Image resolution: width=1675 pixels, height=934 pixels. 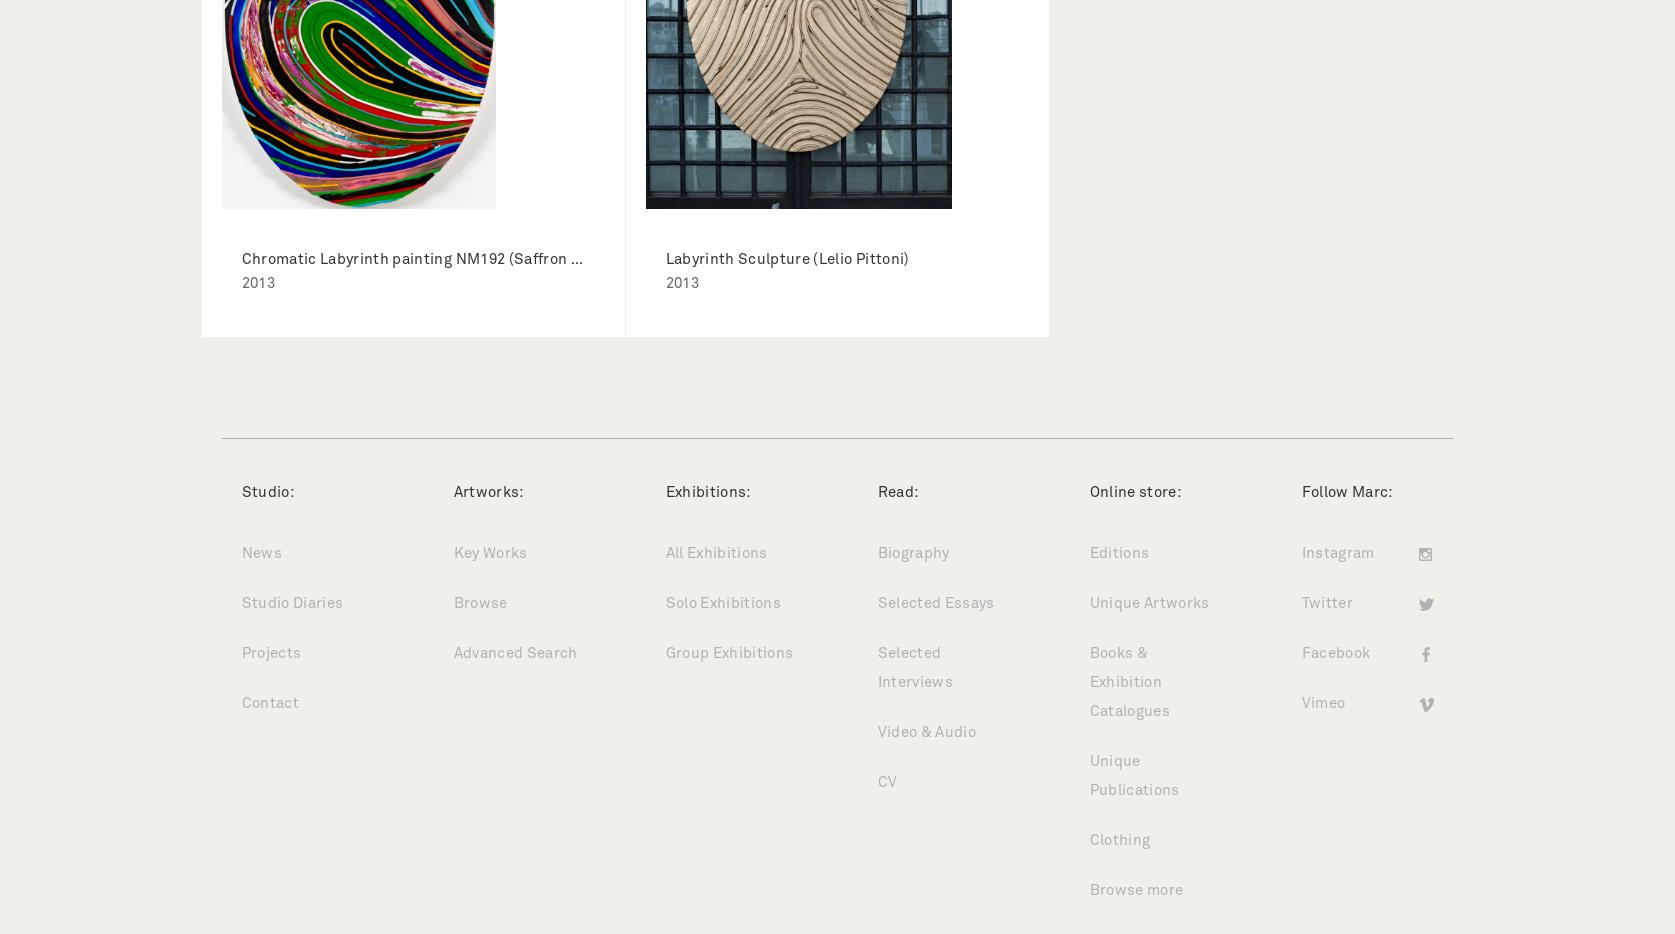 What do you see at coordinates (896, 492) in the screenshot?
I see `'Read:'` at bounding box center [896, 492].